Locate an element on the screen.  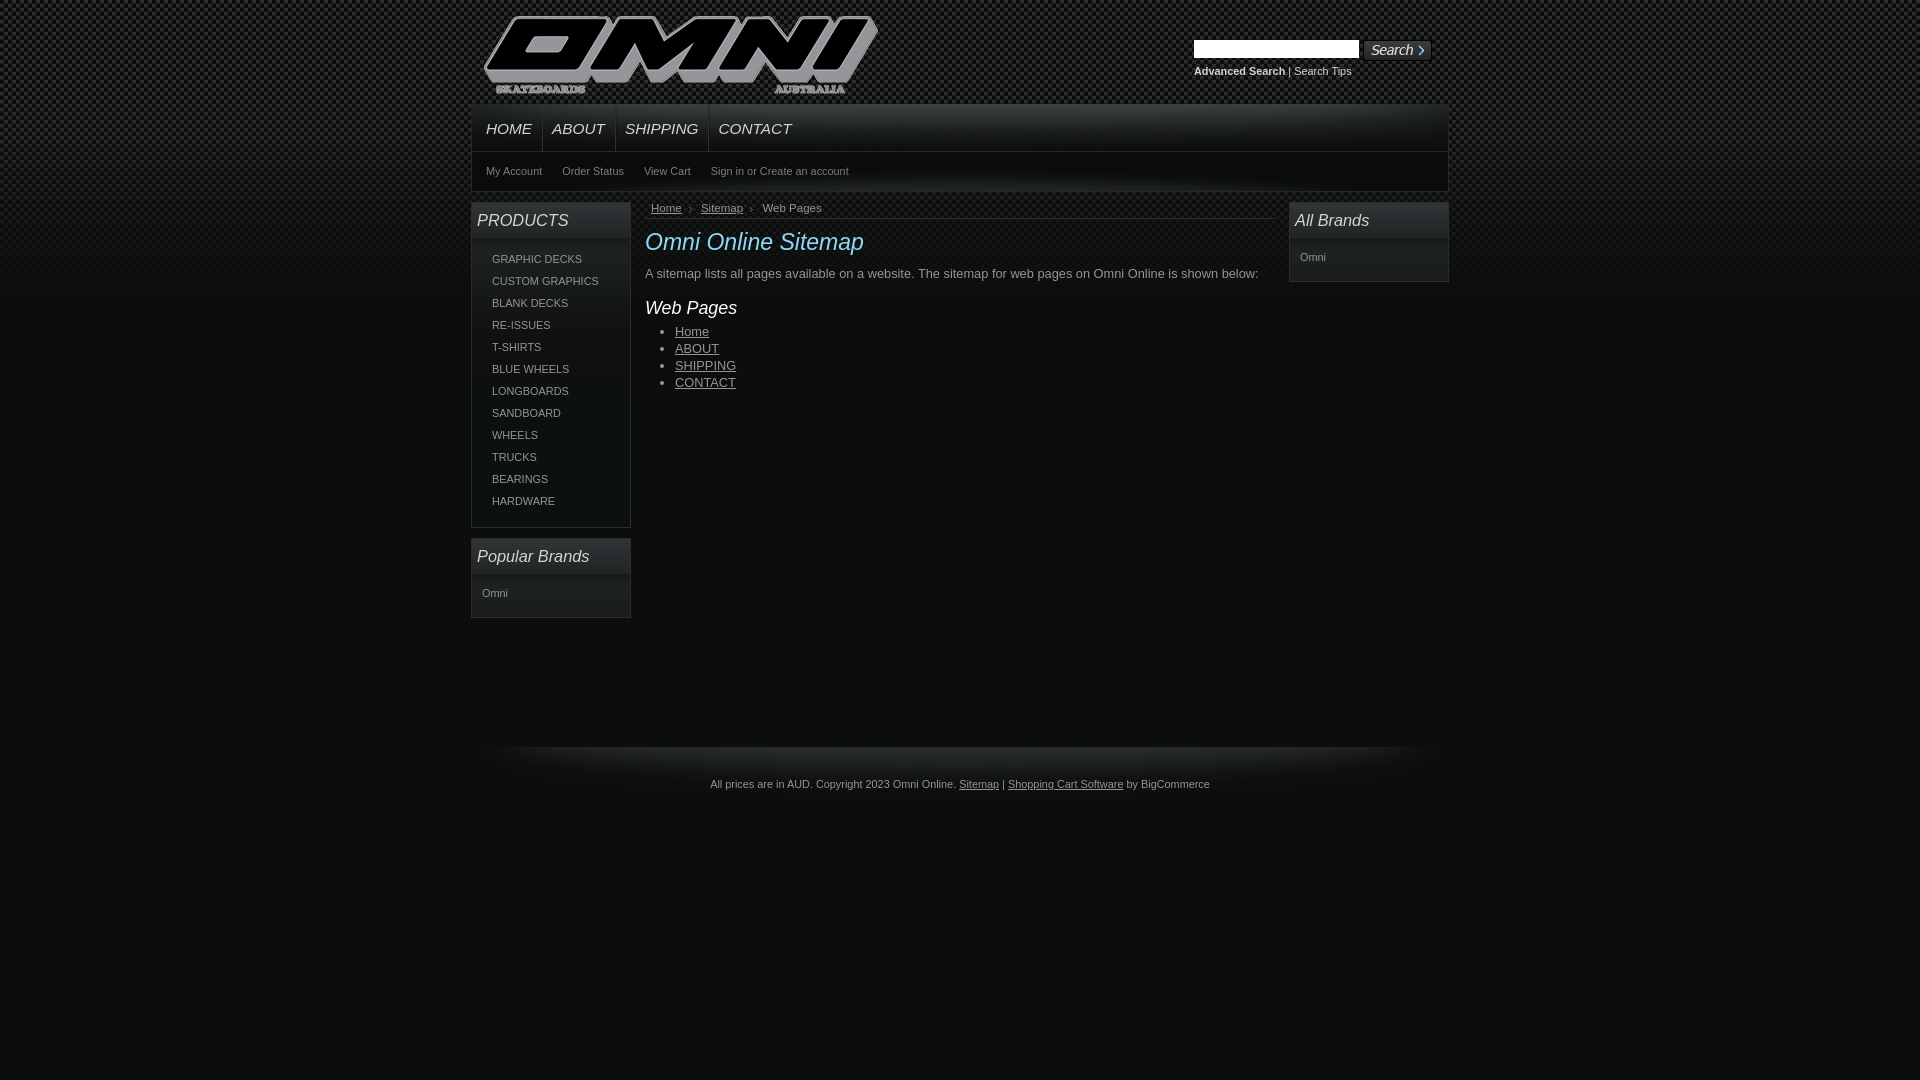
'WHEELS' is located at coordinates (552, 434).